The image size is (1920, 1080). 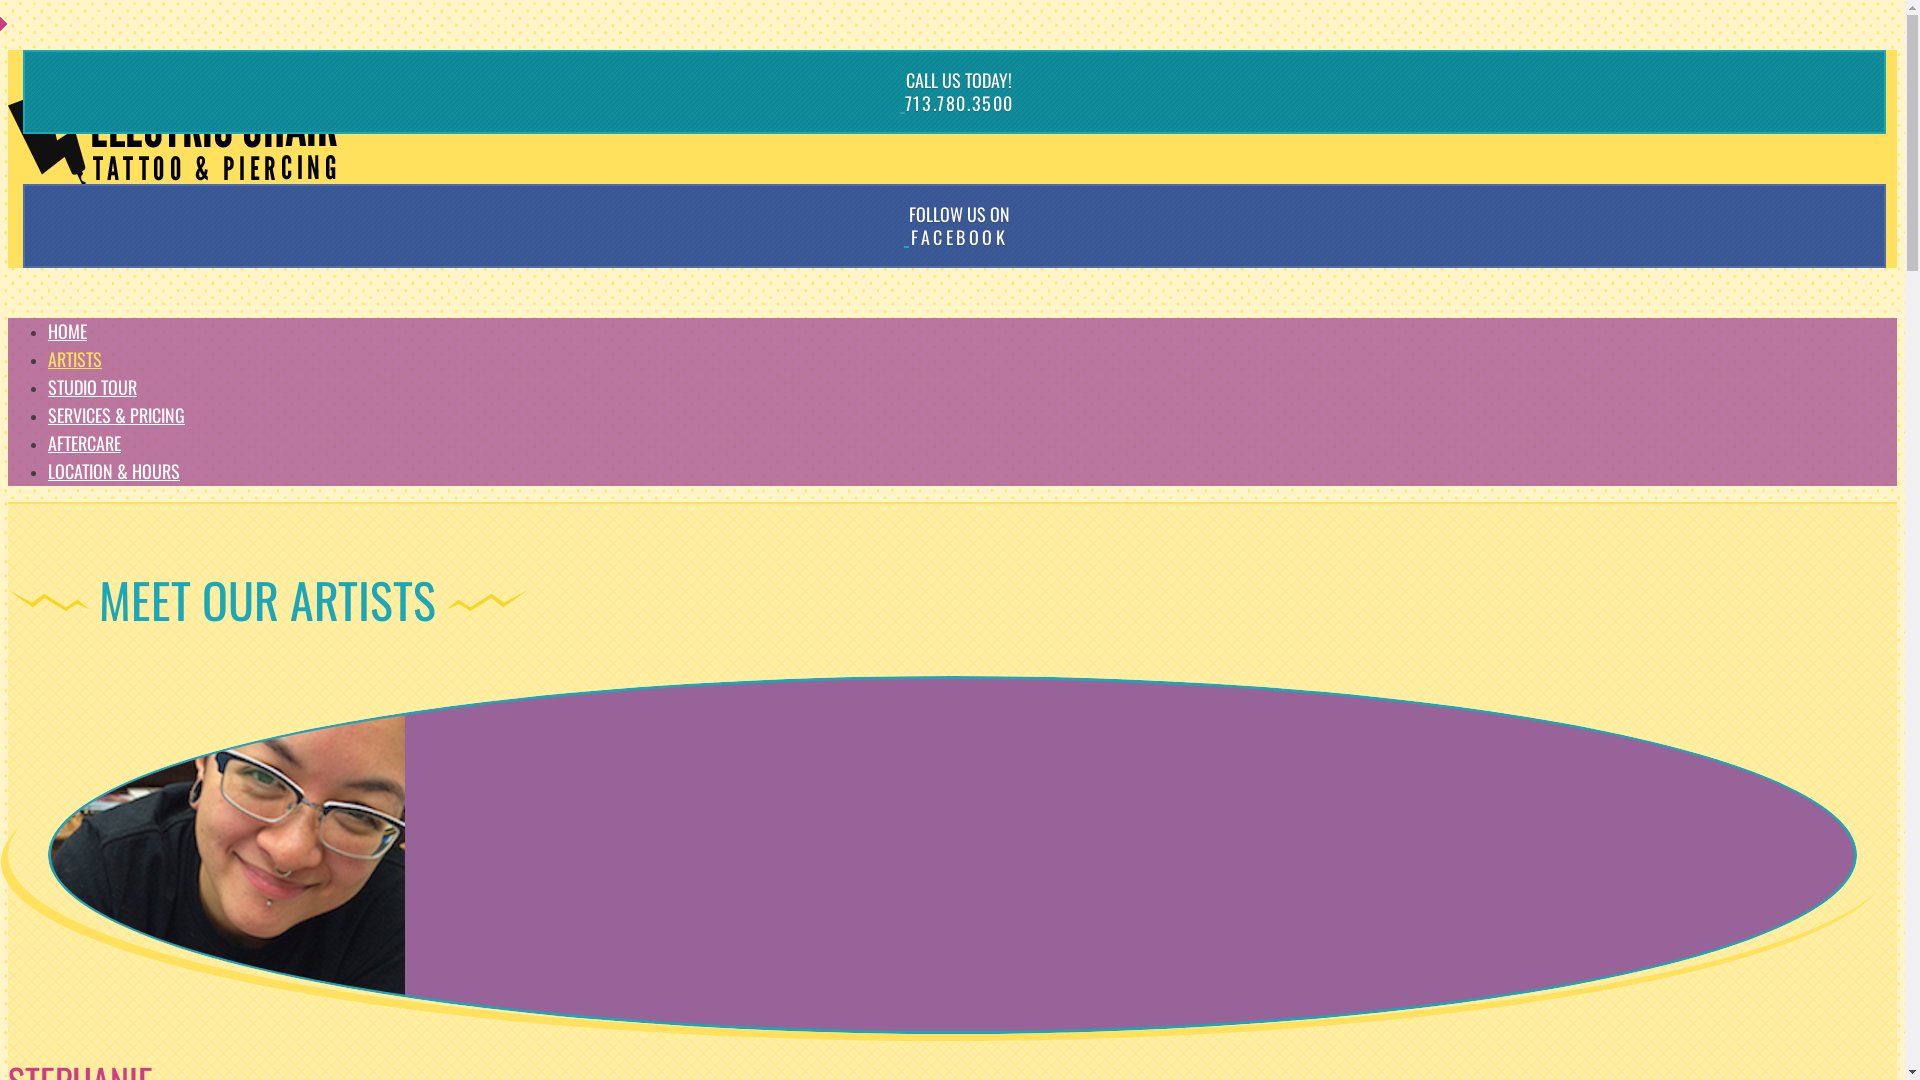 I want to click on 'ARTISTS', so click(x=75, y=357).